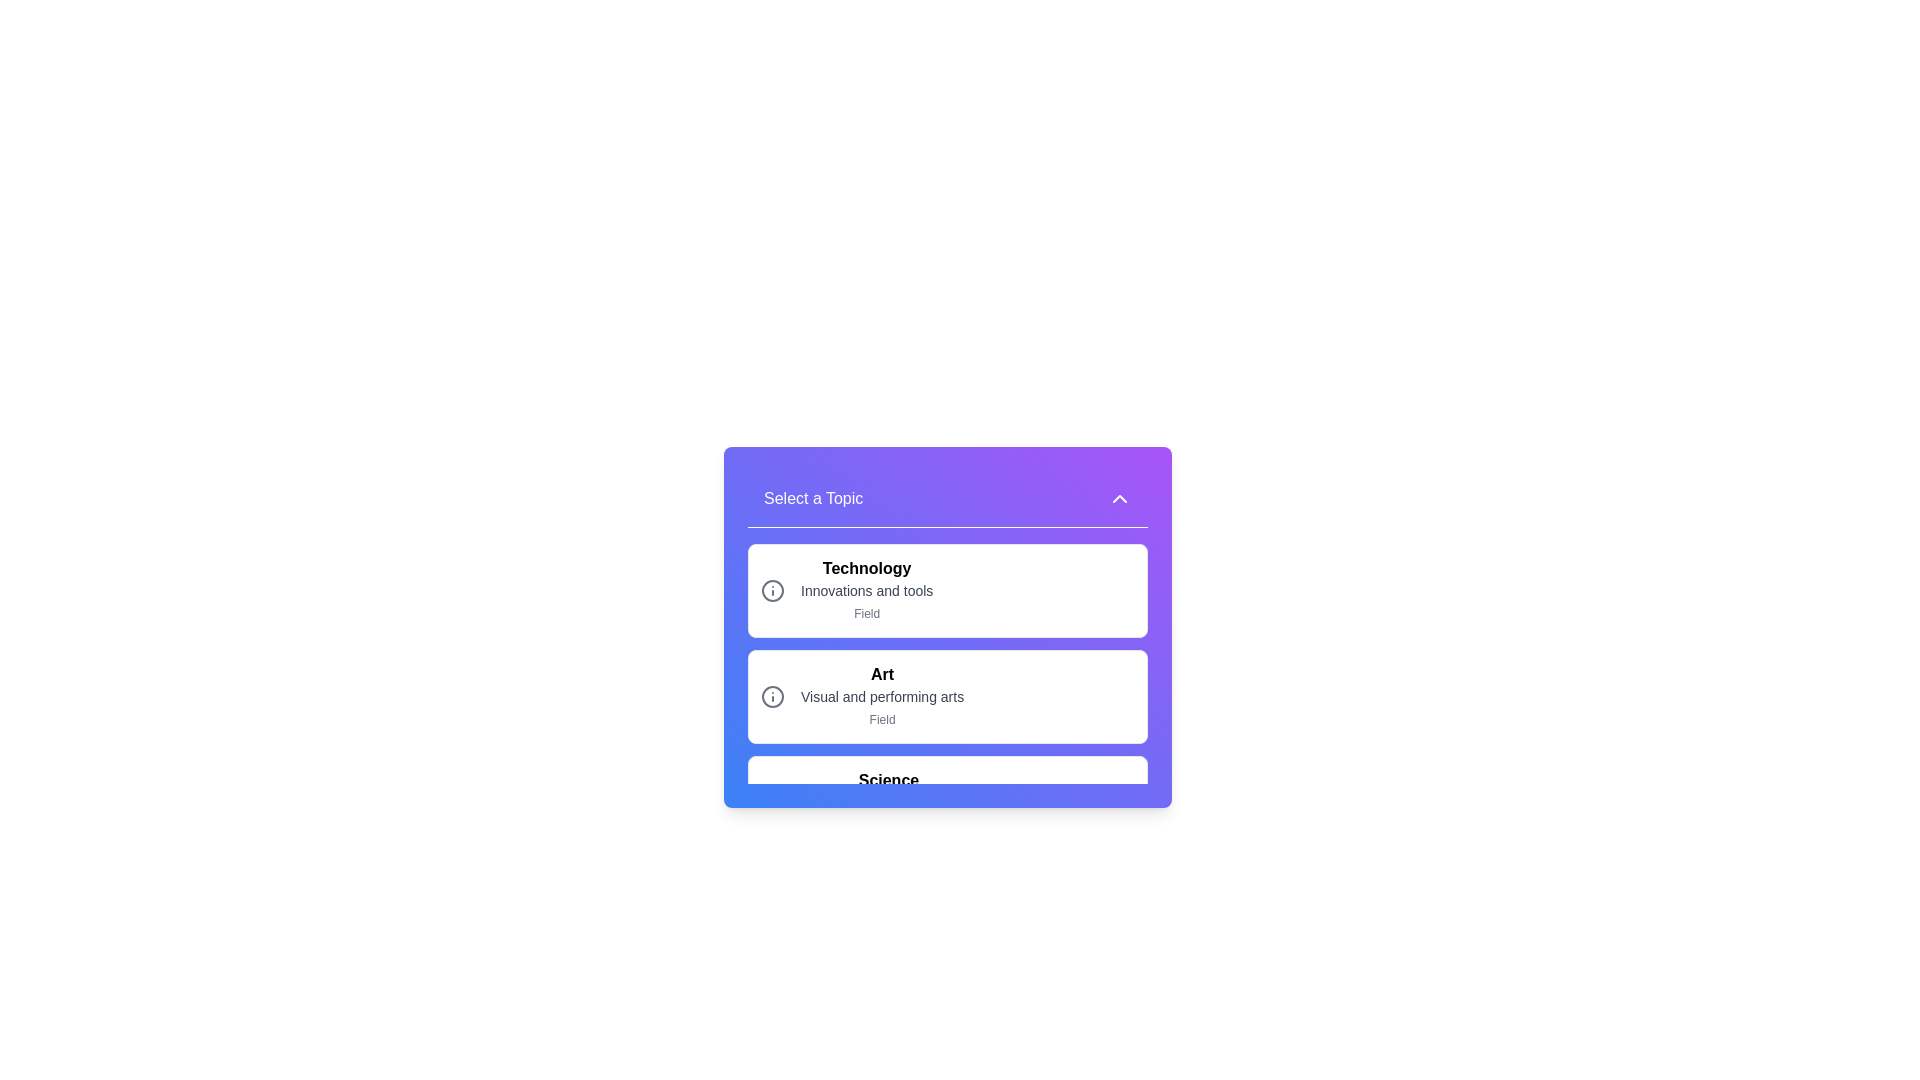 Image resolution: width=1920 pixels, height=1080 pixels. I want to click on the decorative icon related to the 'Technology' topic within the 'Select a Topic' panel, so click(771, 589).